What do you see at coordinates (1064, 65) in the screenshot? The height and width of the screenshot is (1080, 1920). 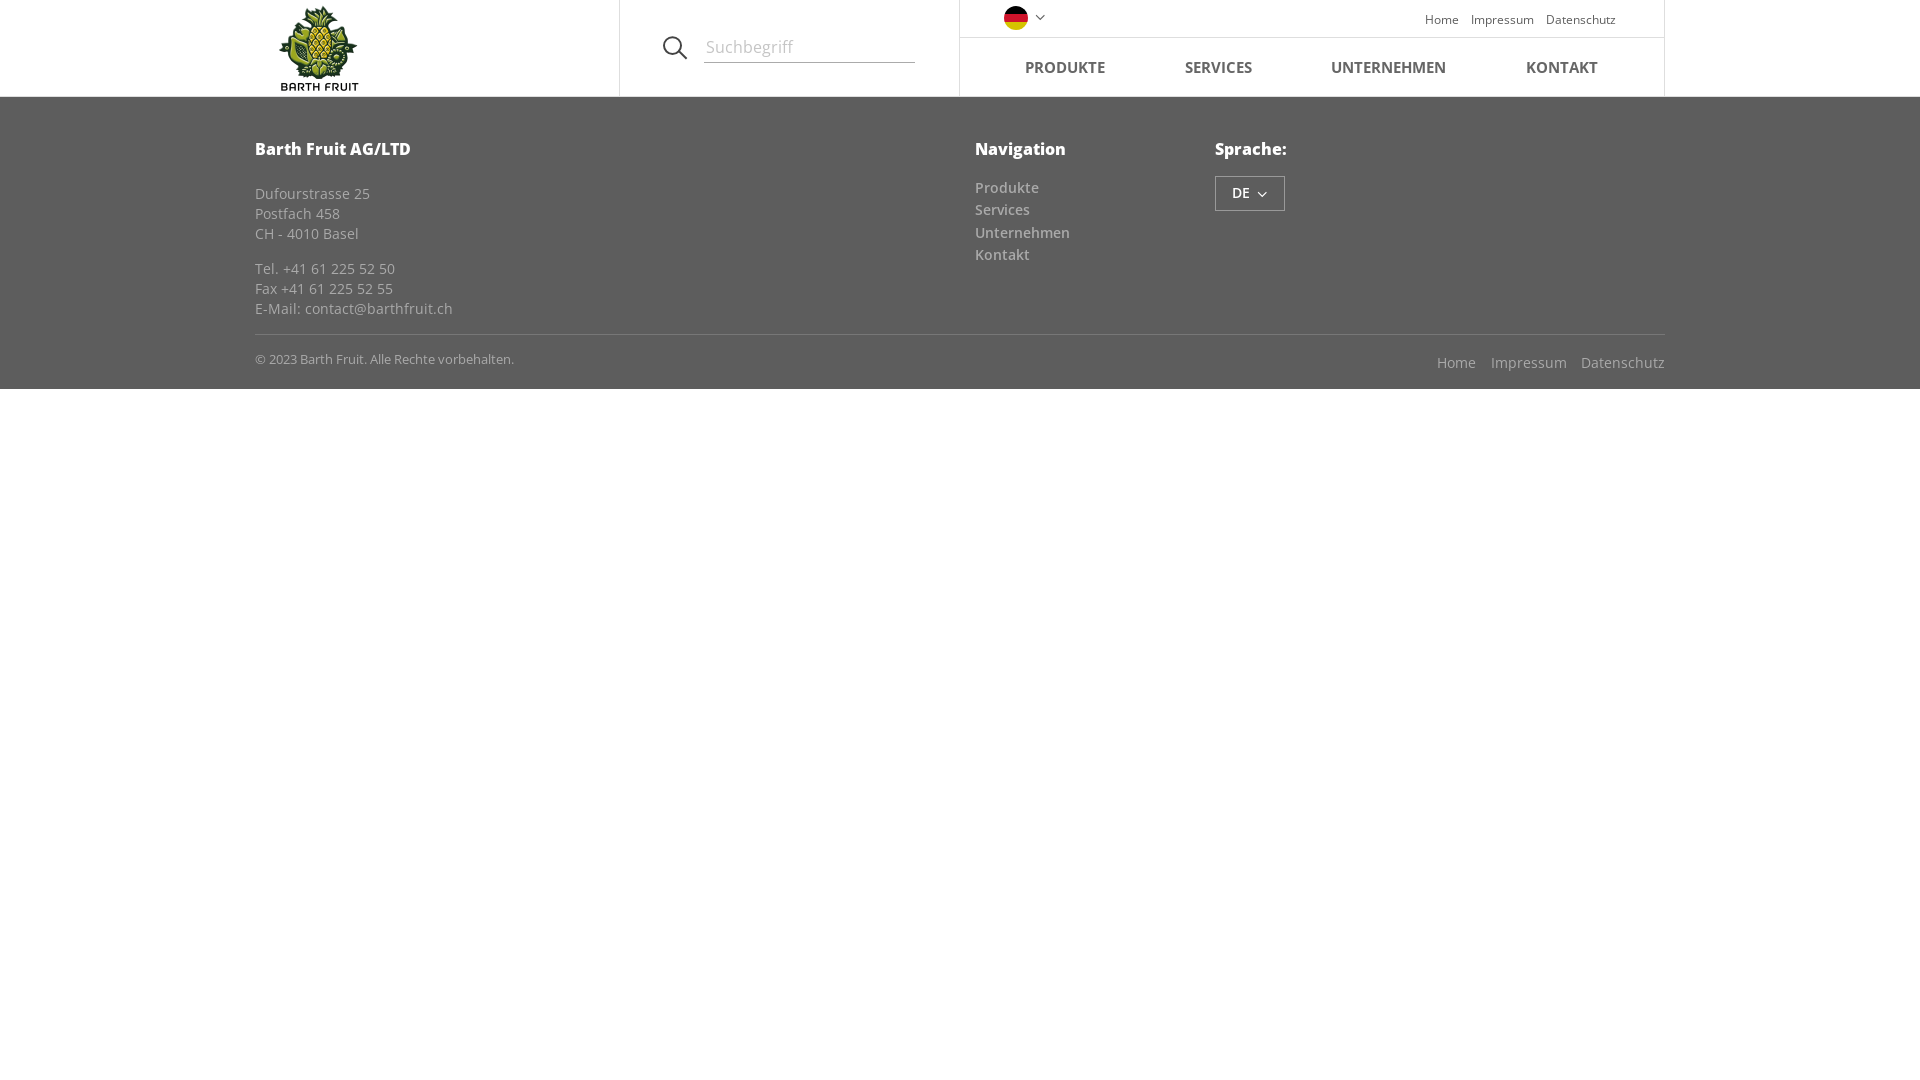 I see `'PRODUKTE'` at bounding box center [1064, 65].